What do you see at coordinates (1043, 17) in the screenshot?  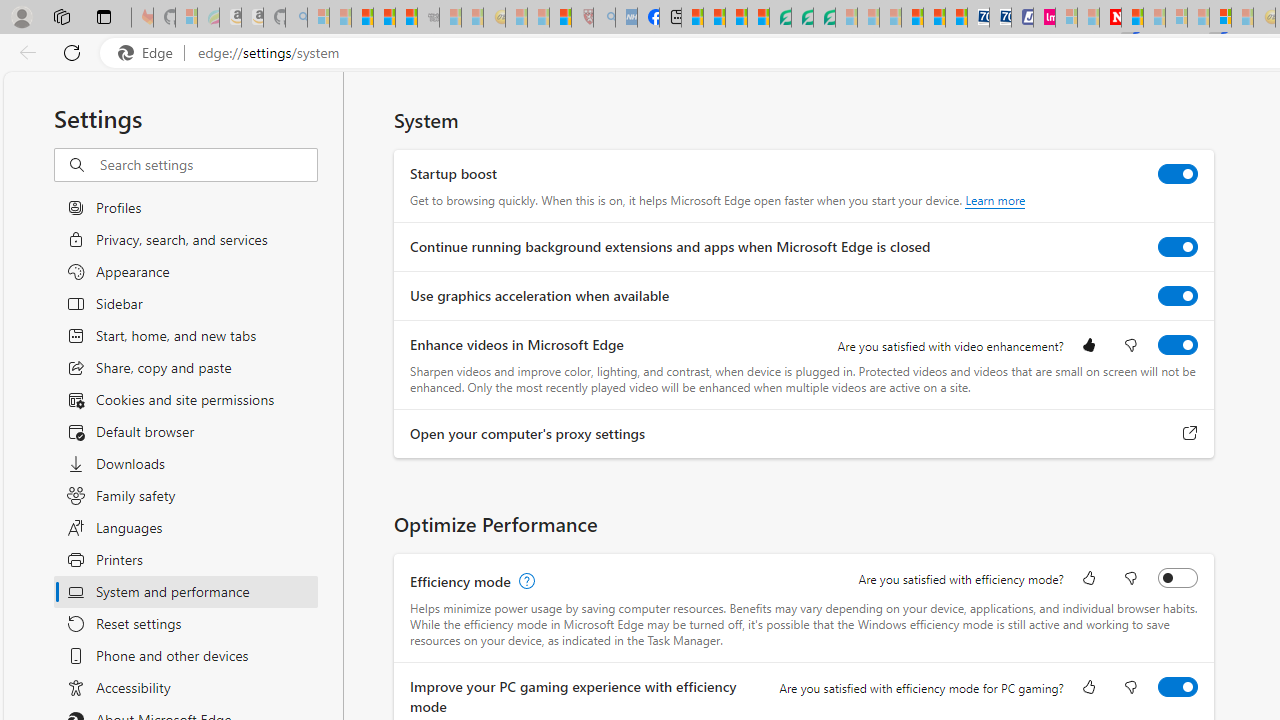 I see `'Jobs - lastminute.com Investor Portal'` at bounding box center [1043, 17].